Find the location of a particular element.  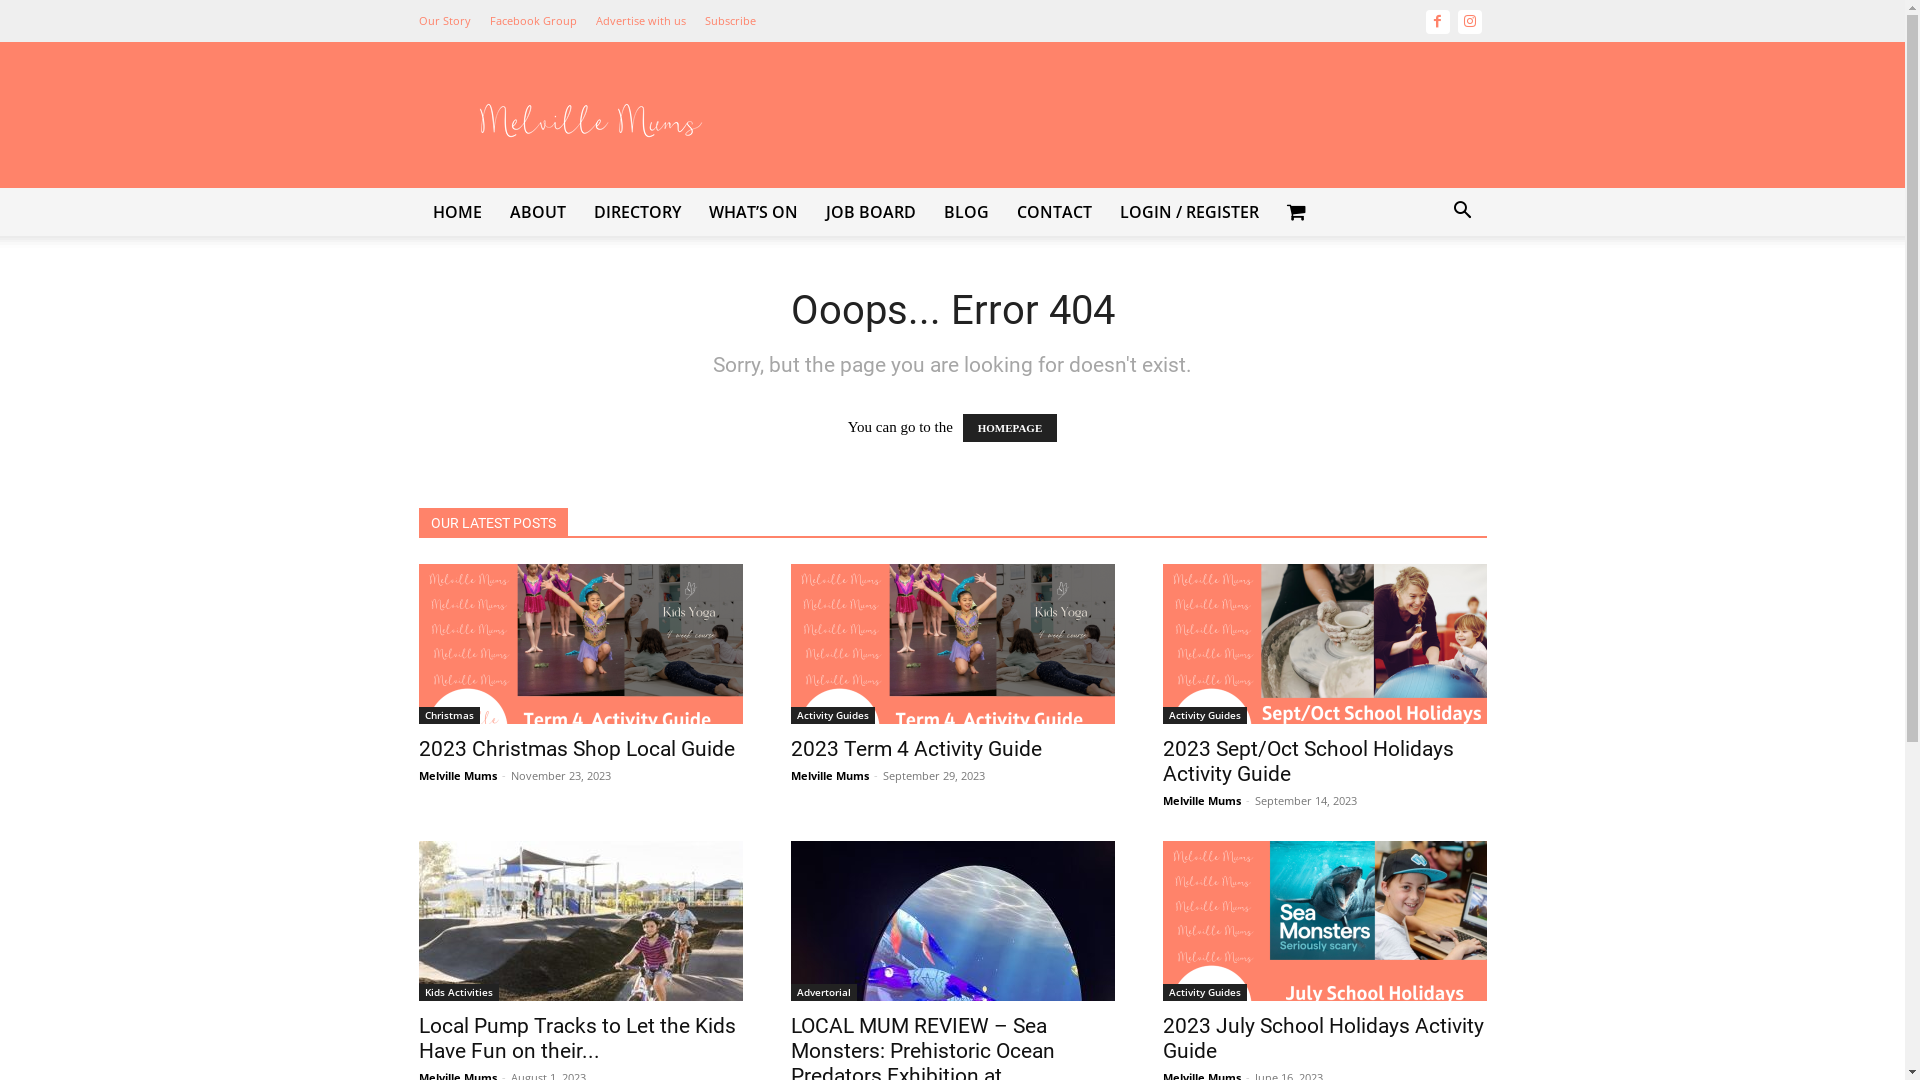

'Instagram' is located at coordinates (1469, 20).